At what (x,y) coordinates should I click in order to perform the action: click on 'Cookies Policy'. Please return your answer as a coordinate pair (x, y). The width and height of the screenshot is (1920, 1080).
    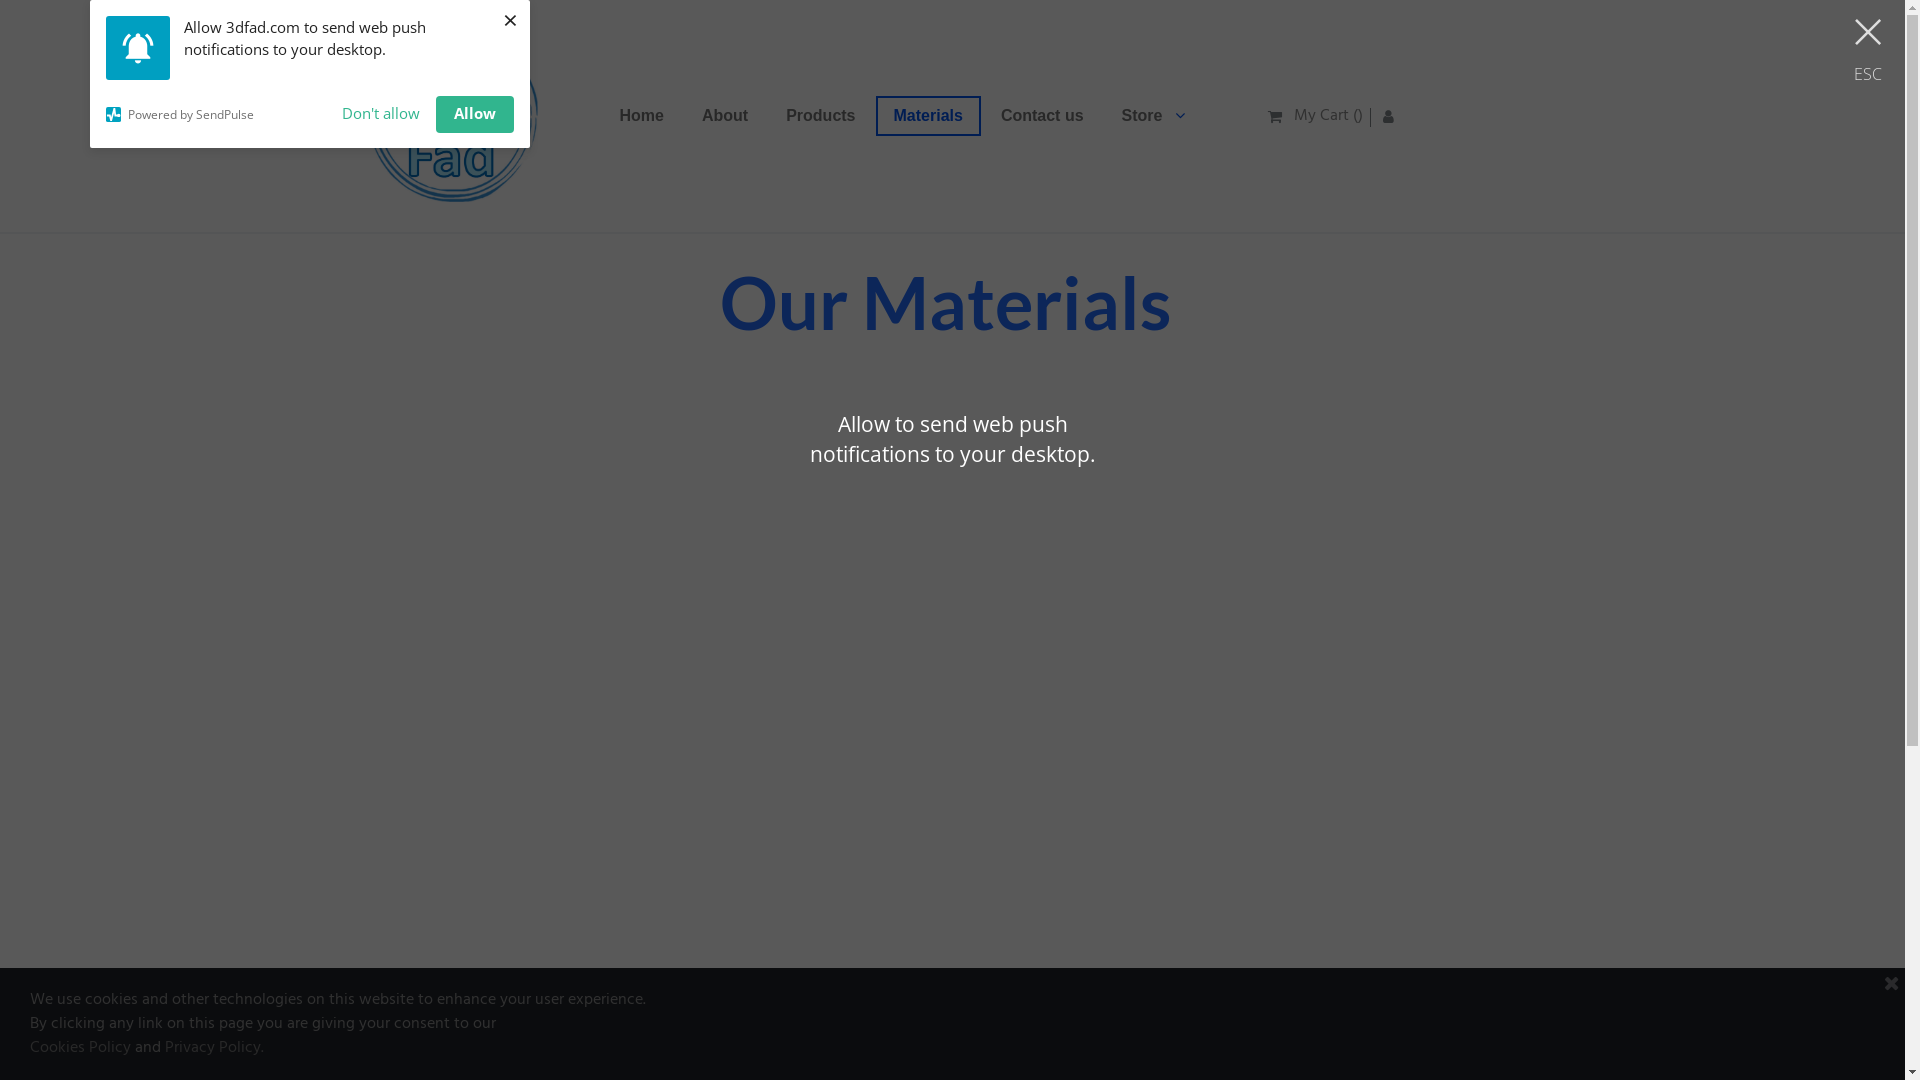
    Looking at the image, I should click on (80, 1047).